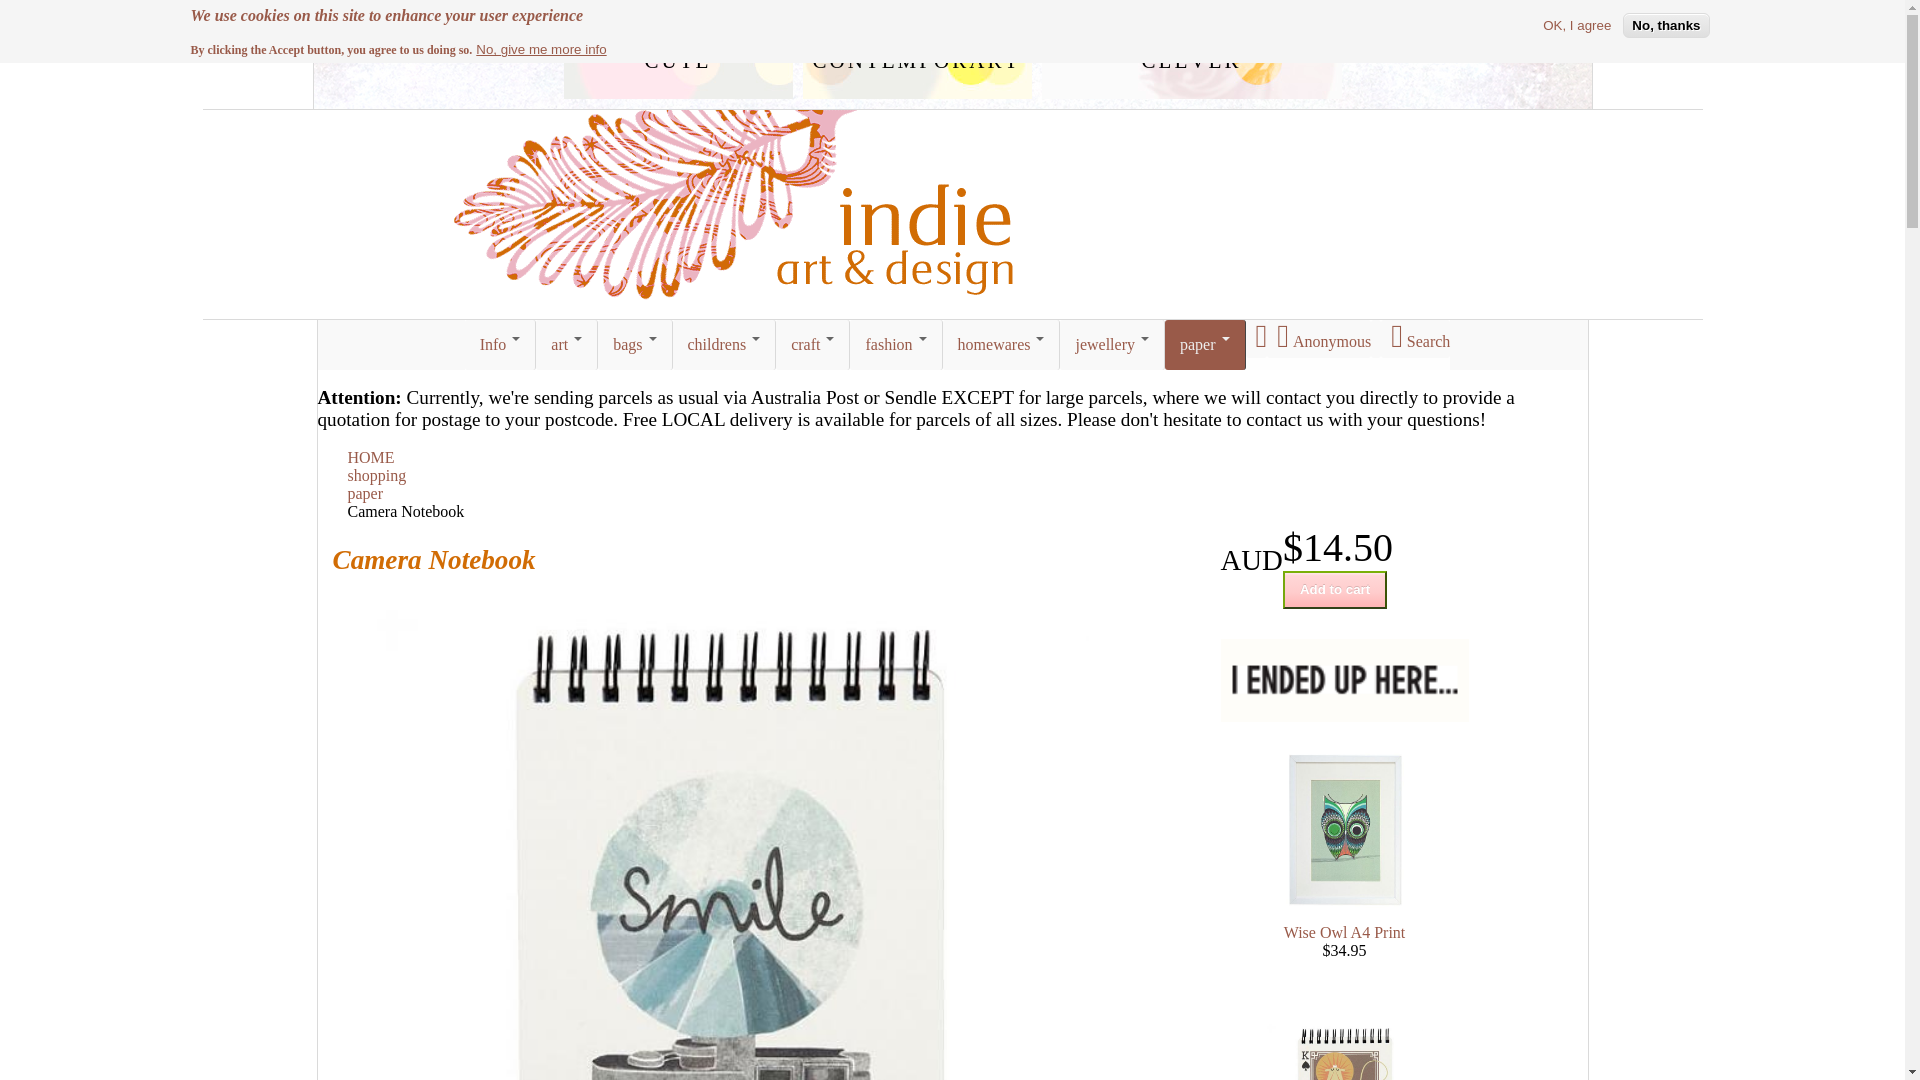 Image resolution: width=1920 pixels, height=1080 pixels. What do you see at coordinates (1191, 57) in the screenshot?
I see `'clever'` at bounding box center [1191, 57].